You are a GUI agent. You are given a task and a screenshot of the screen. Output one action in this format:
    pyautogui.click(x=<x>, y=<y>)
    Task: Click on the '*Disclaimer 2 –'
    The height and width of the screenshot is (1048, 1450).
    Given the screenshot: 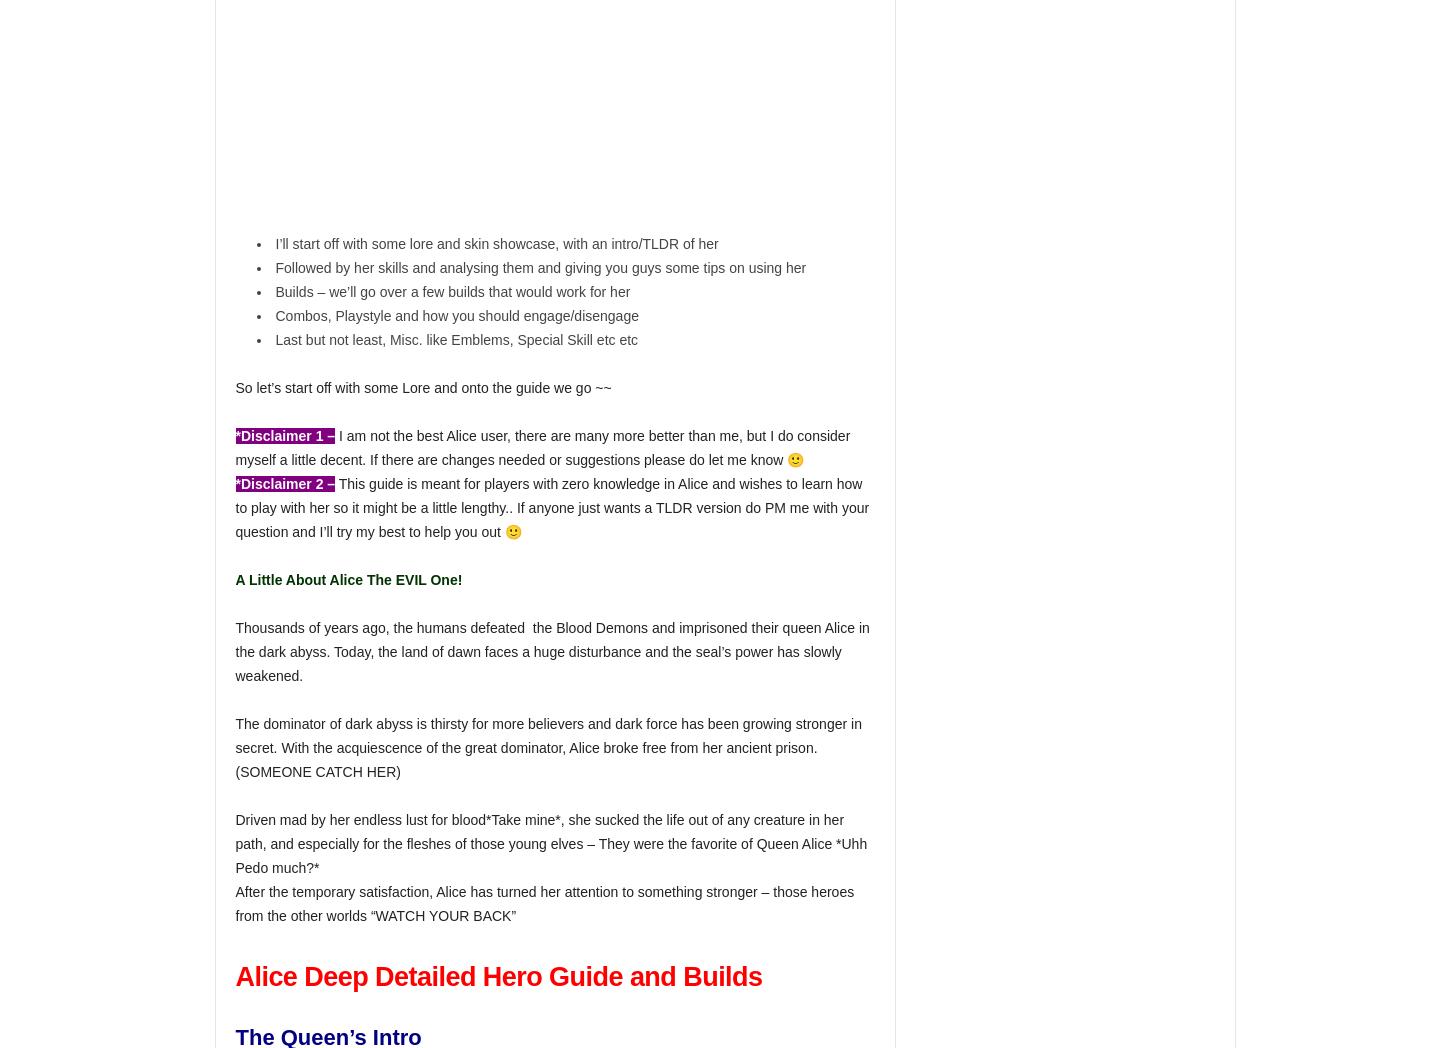 What is the action you would take?
    pyautogui.click(x=234, y=483)
    